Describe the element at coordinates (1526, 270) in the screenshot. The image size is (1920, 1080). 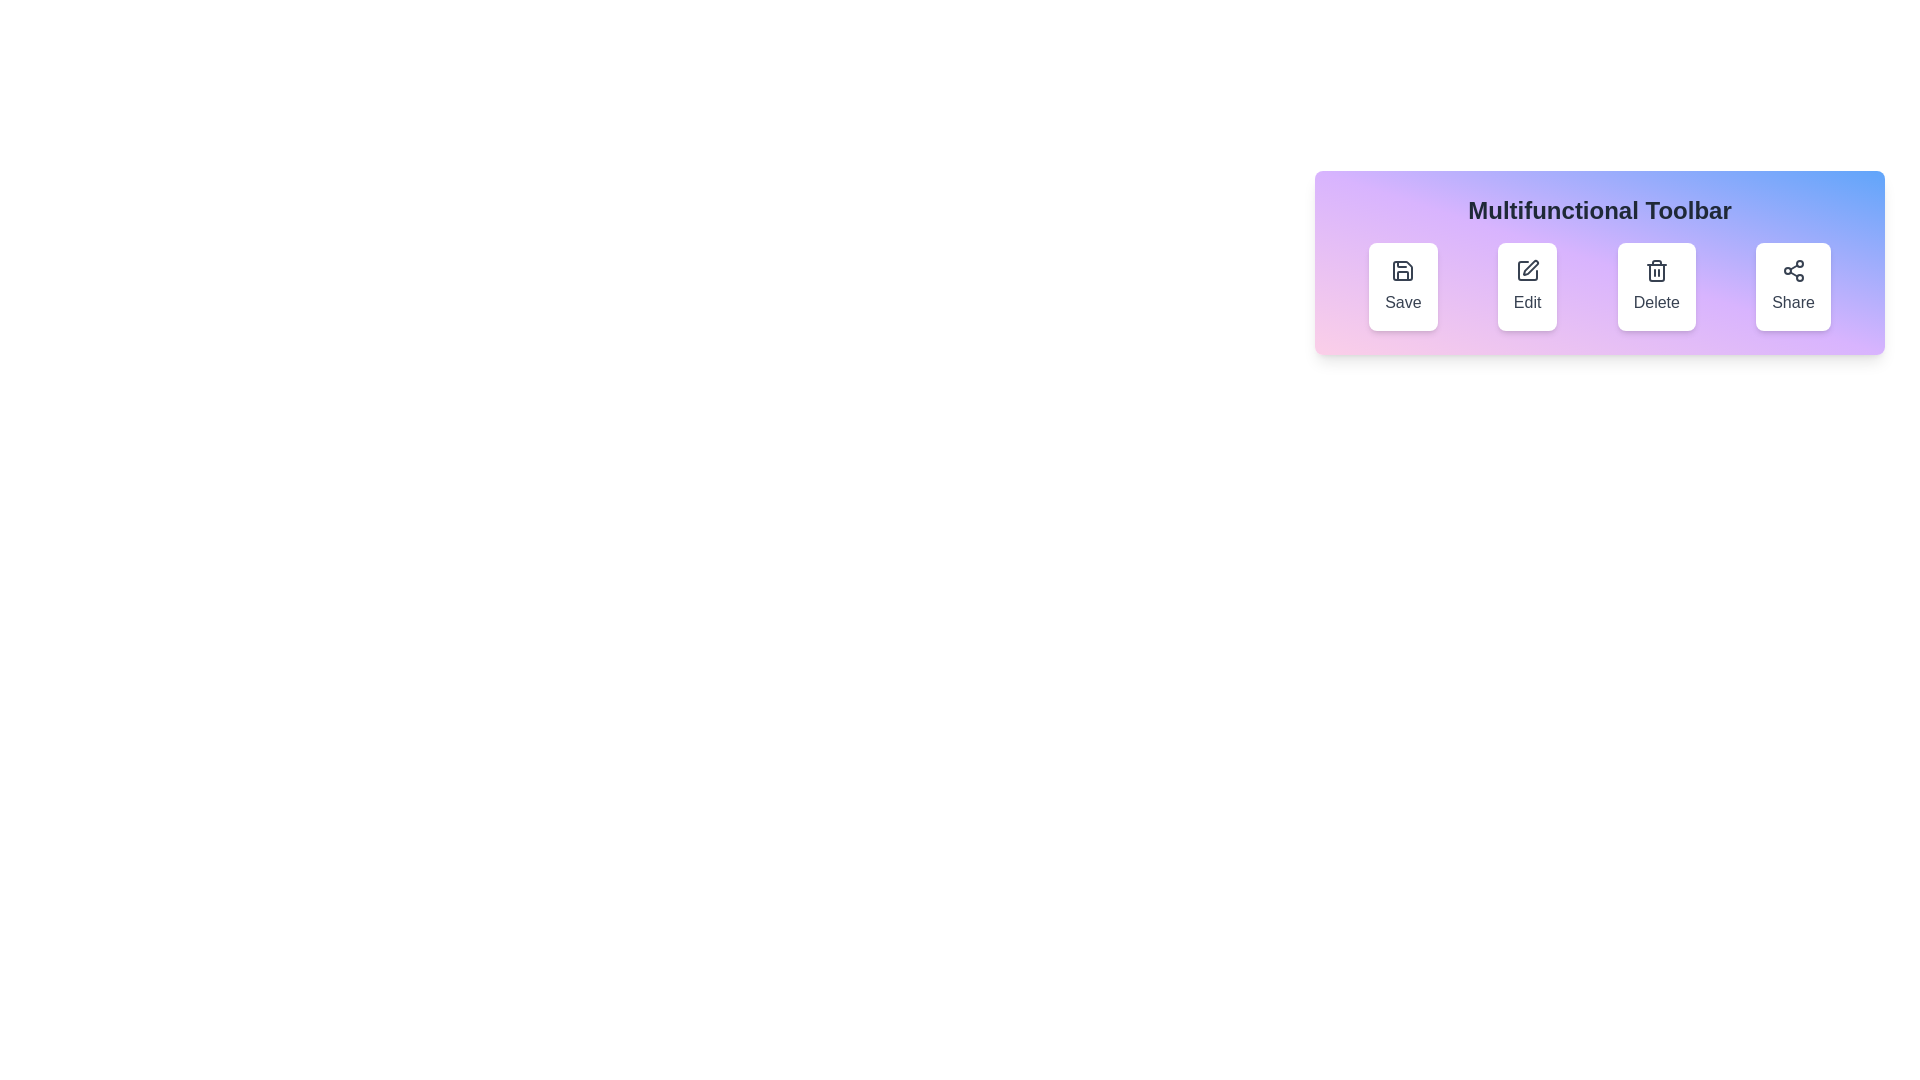
I see `the pencil icon located at the top-center of the 'Edit' button in the toolbar` at that location.